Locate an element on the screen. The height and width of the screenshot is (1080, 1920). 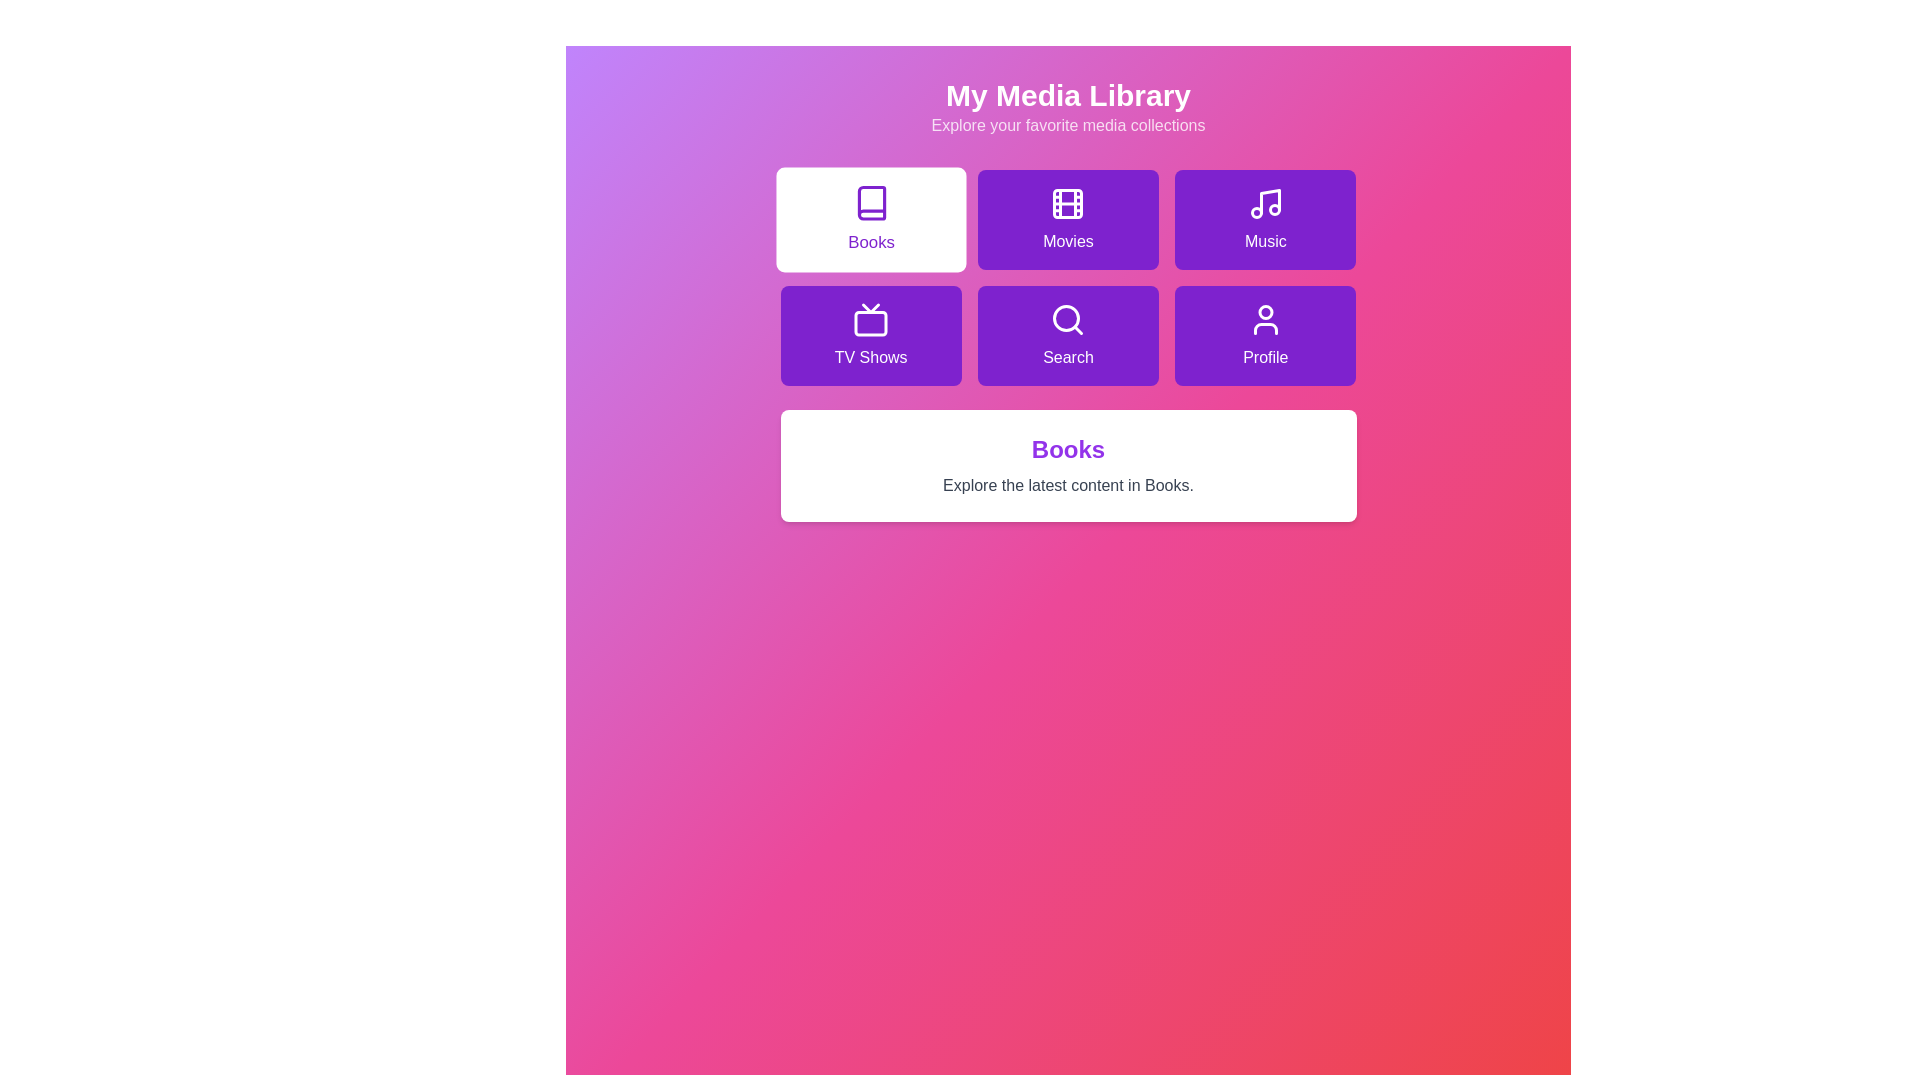
the 'Books' navigation button located at the top-left corner of the 3x2 grid is located at coordinates (871, 219).